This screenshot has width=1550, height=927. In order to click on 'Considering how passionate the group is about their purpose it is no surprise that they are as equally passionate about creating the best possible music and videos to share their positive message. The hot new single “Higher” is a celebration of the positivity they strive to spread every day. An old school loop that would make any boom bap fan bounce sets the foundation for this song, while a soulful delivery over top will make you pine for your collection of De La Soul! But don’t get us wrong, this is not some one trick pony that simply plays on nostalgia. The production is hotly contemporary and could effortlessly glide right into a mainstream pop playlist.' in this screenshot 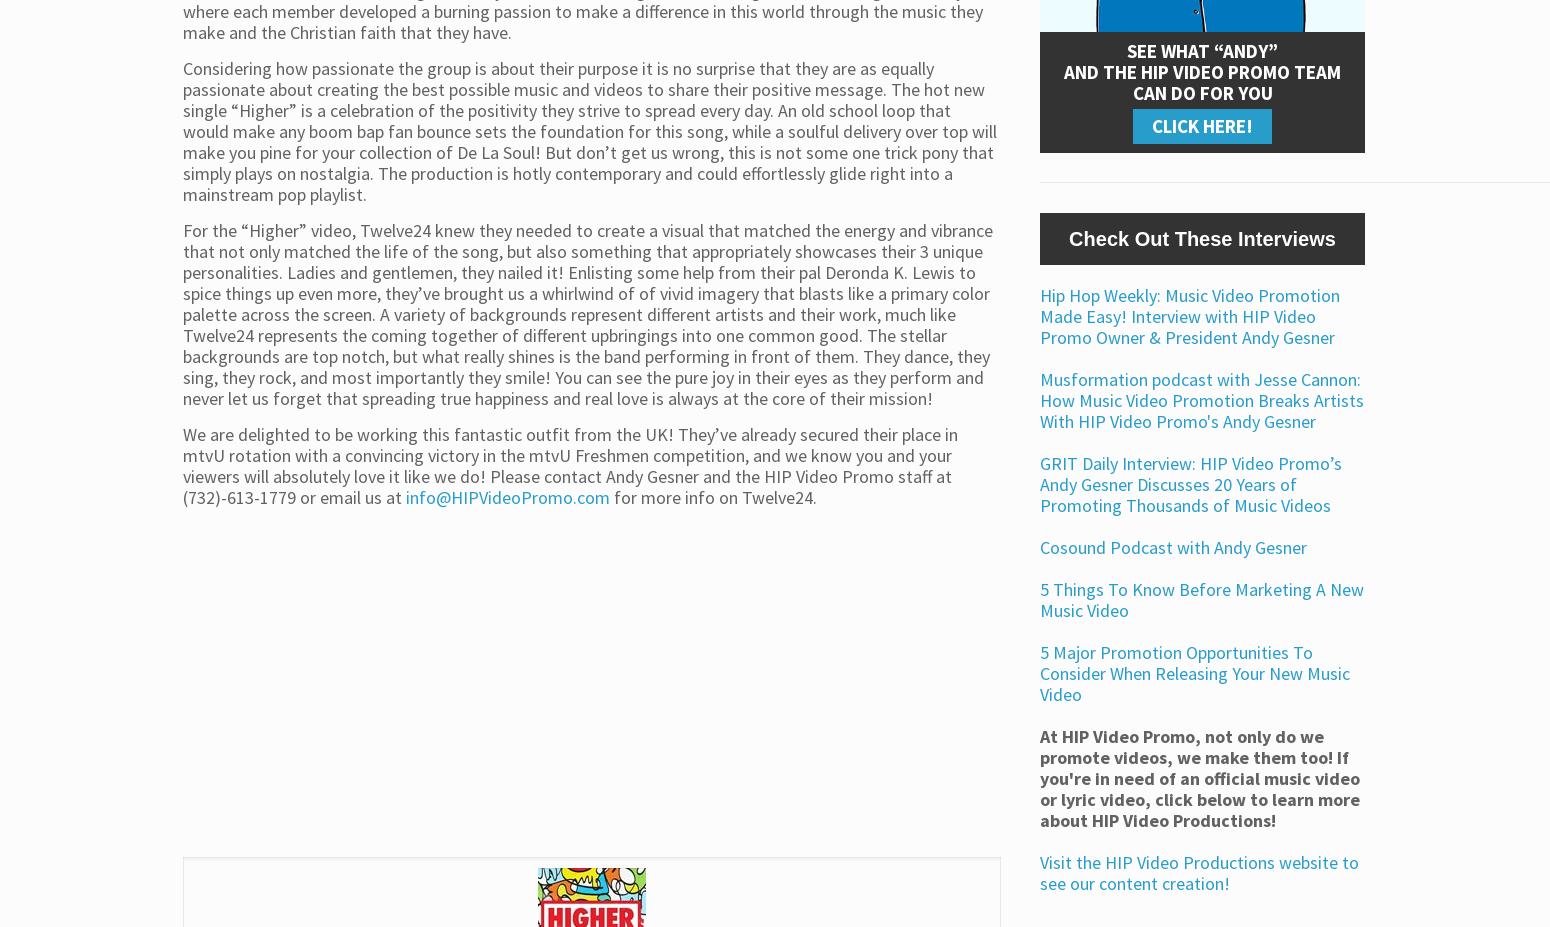, I will do `click(589, 129)`.